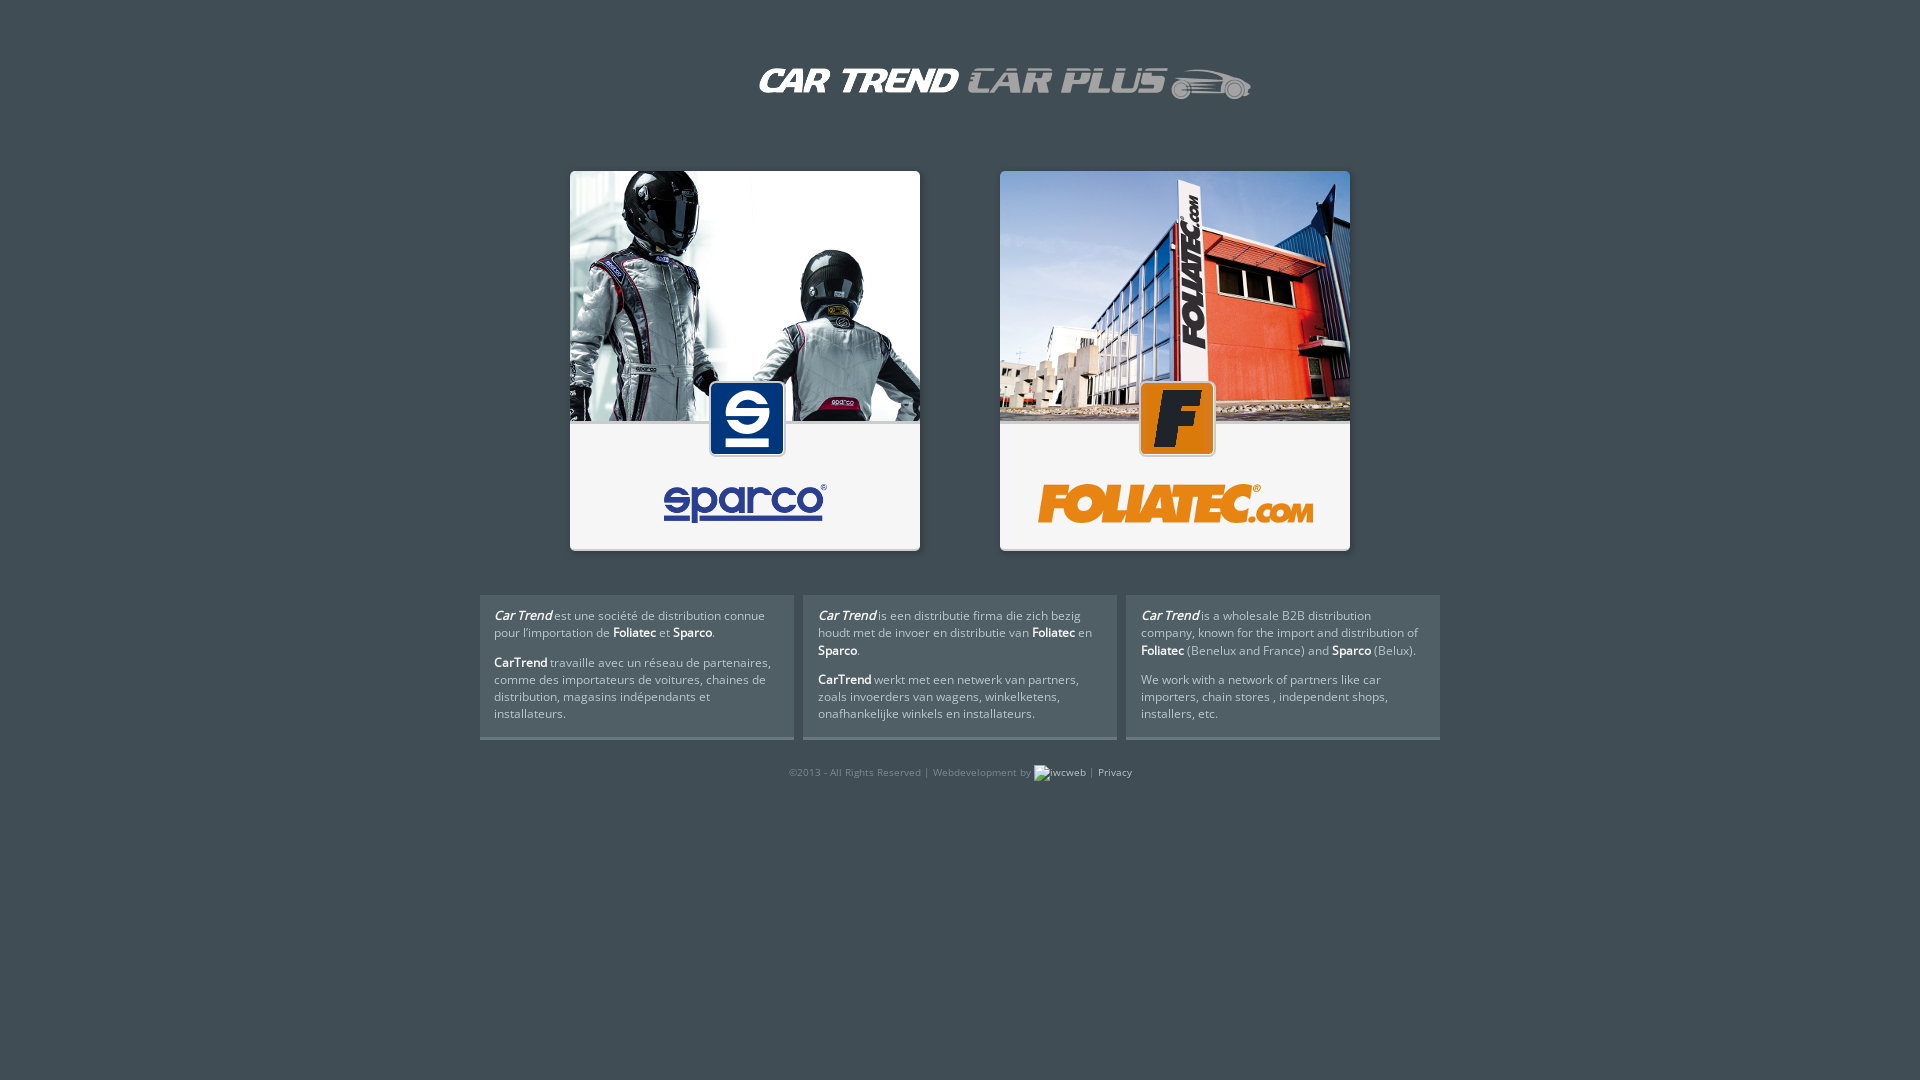 The width and height of the screenshot is (1920, 1080). Describe the element at coordinates (1113, 770) in the screenshot. I see `'Privacy'` at that location.